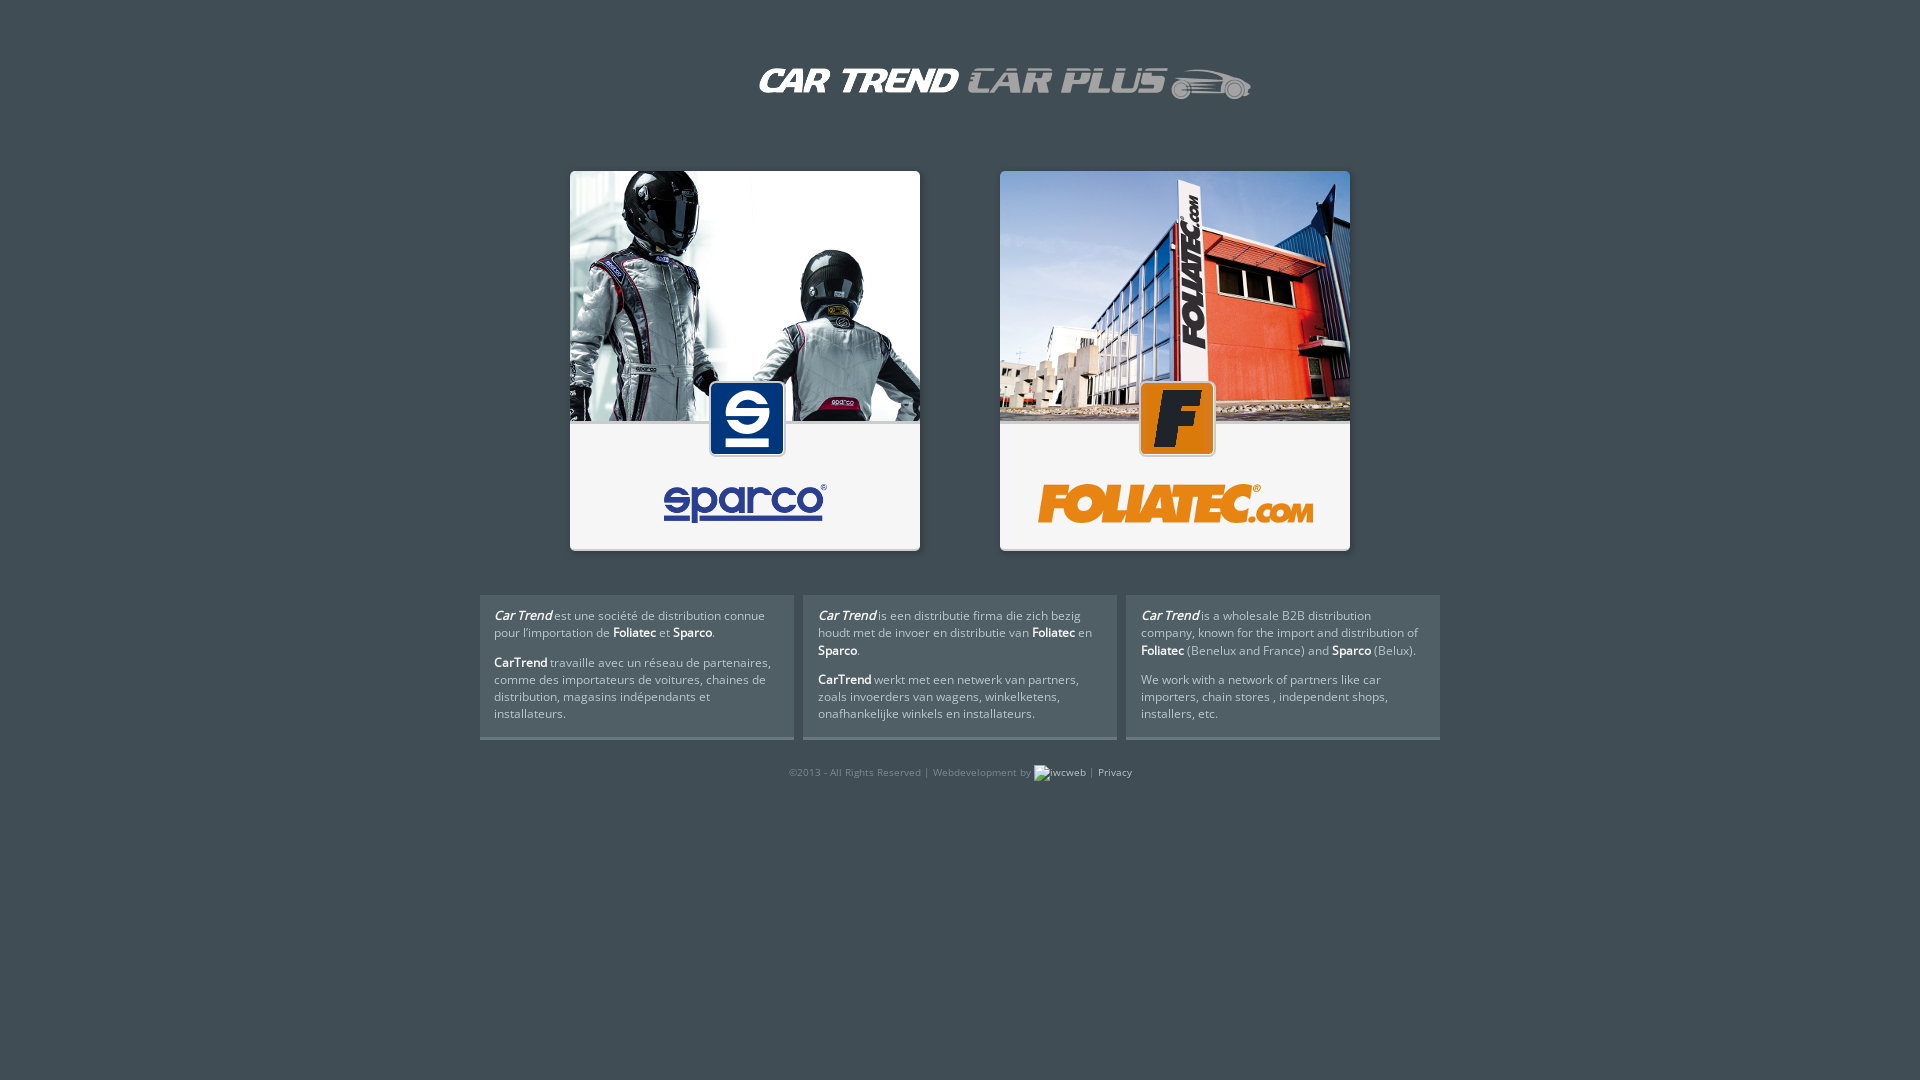 The width and height of the screenshot is (1920, 1080). Describe the element at coordinates (1113, 770) in the screenshot. I see `'Privacy'` at that location.